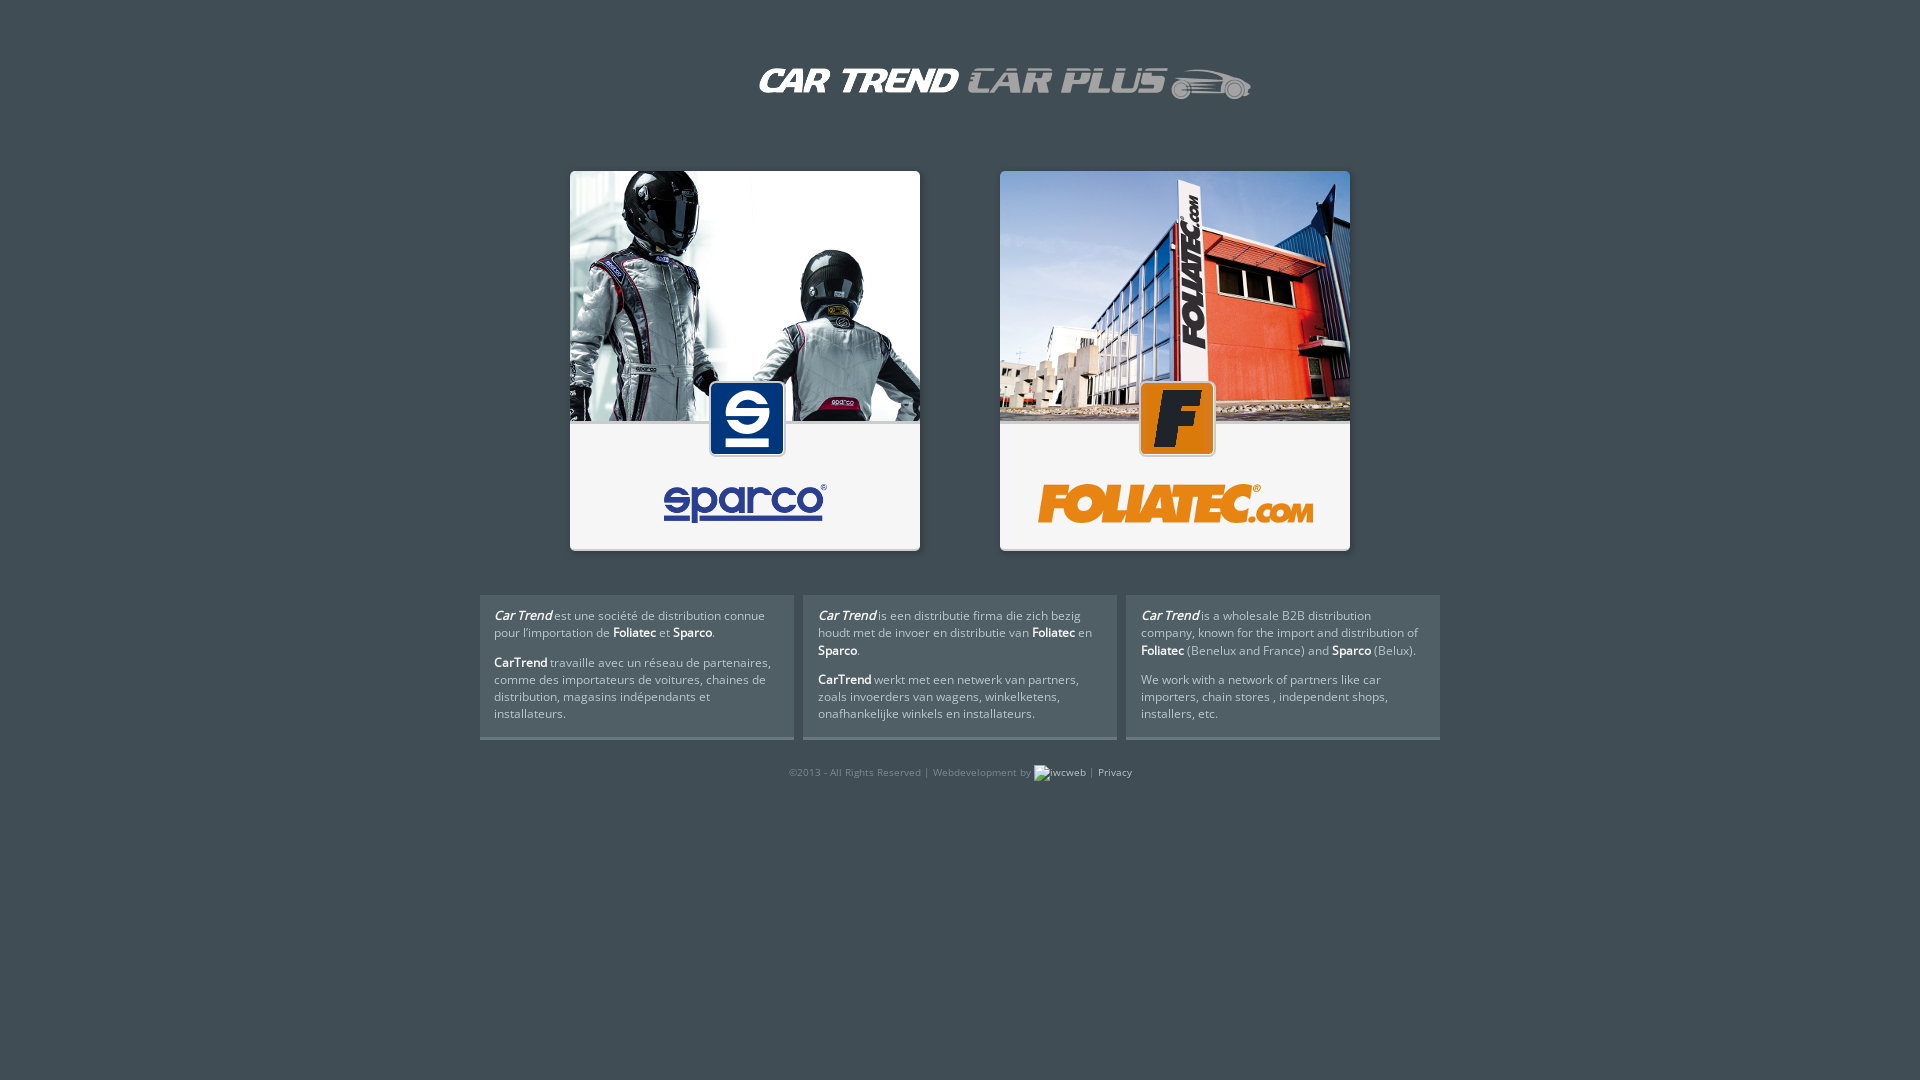 The width and height of the screenshot is (1920, 1080). Describe the element at coordinates (1113, 770) in the screenshot. I see `'Privacy'` at that location.